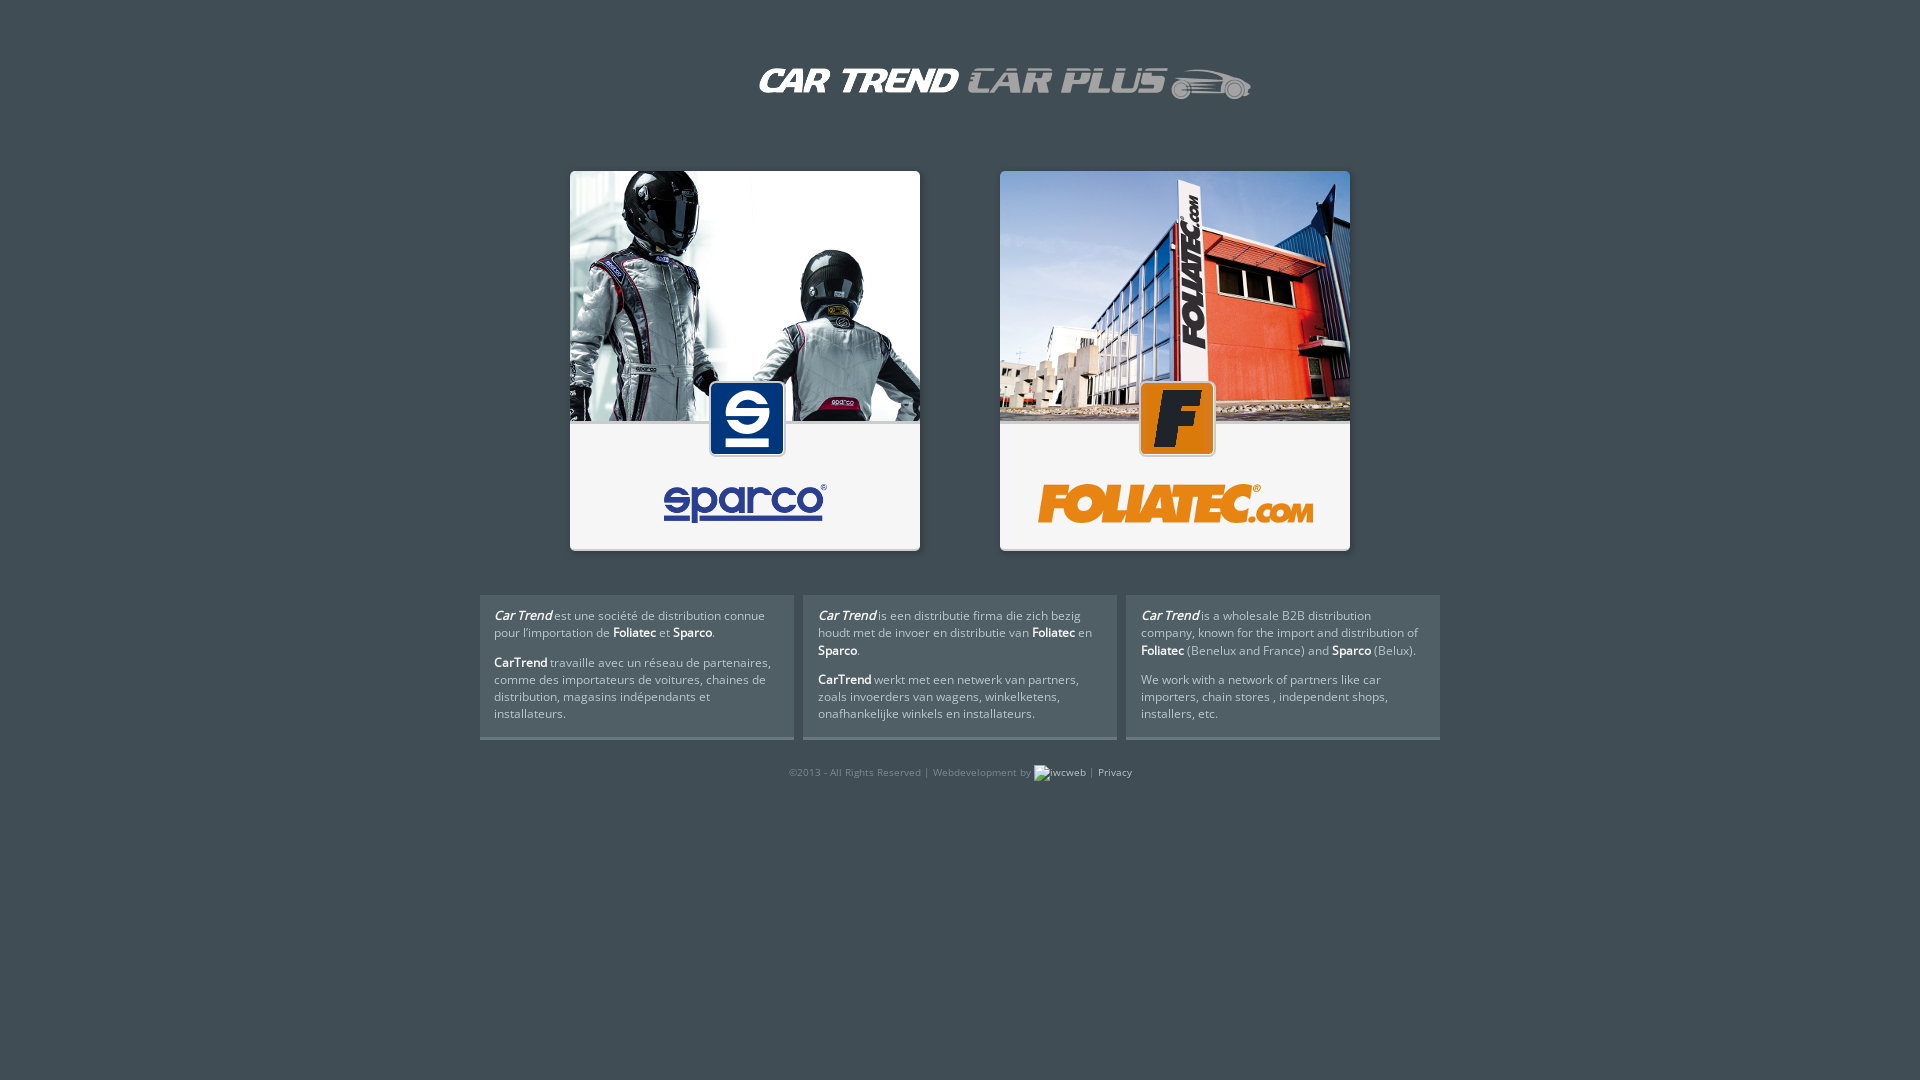 The width and height of the screenshot is (1920, 1080). Describe the element at coordinates (1113, 770) in the screenshot. I see `'Privacy'` at that location.